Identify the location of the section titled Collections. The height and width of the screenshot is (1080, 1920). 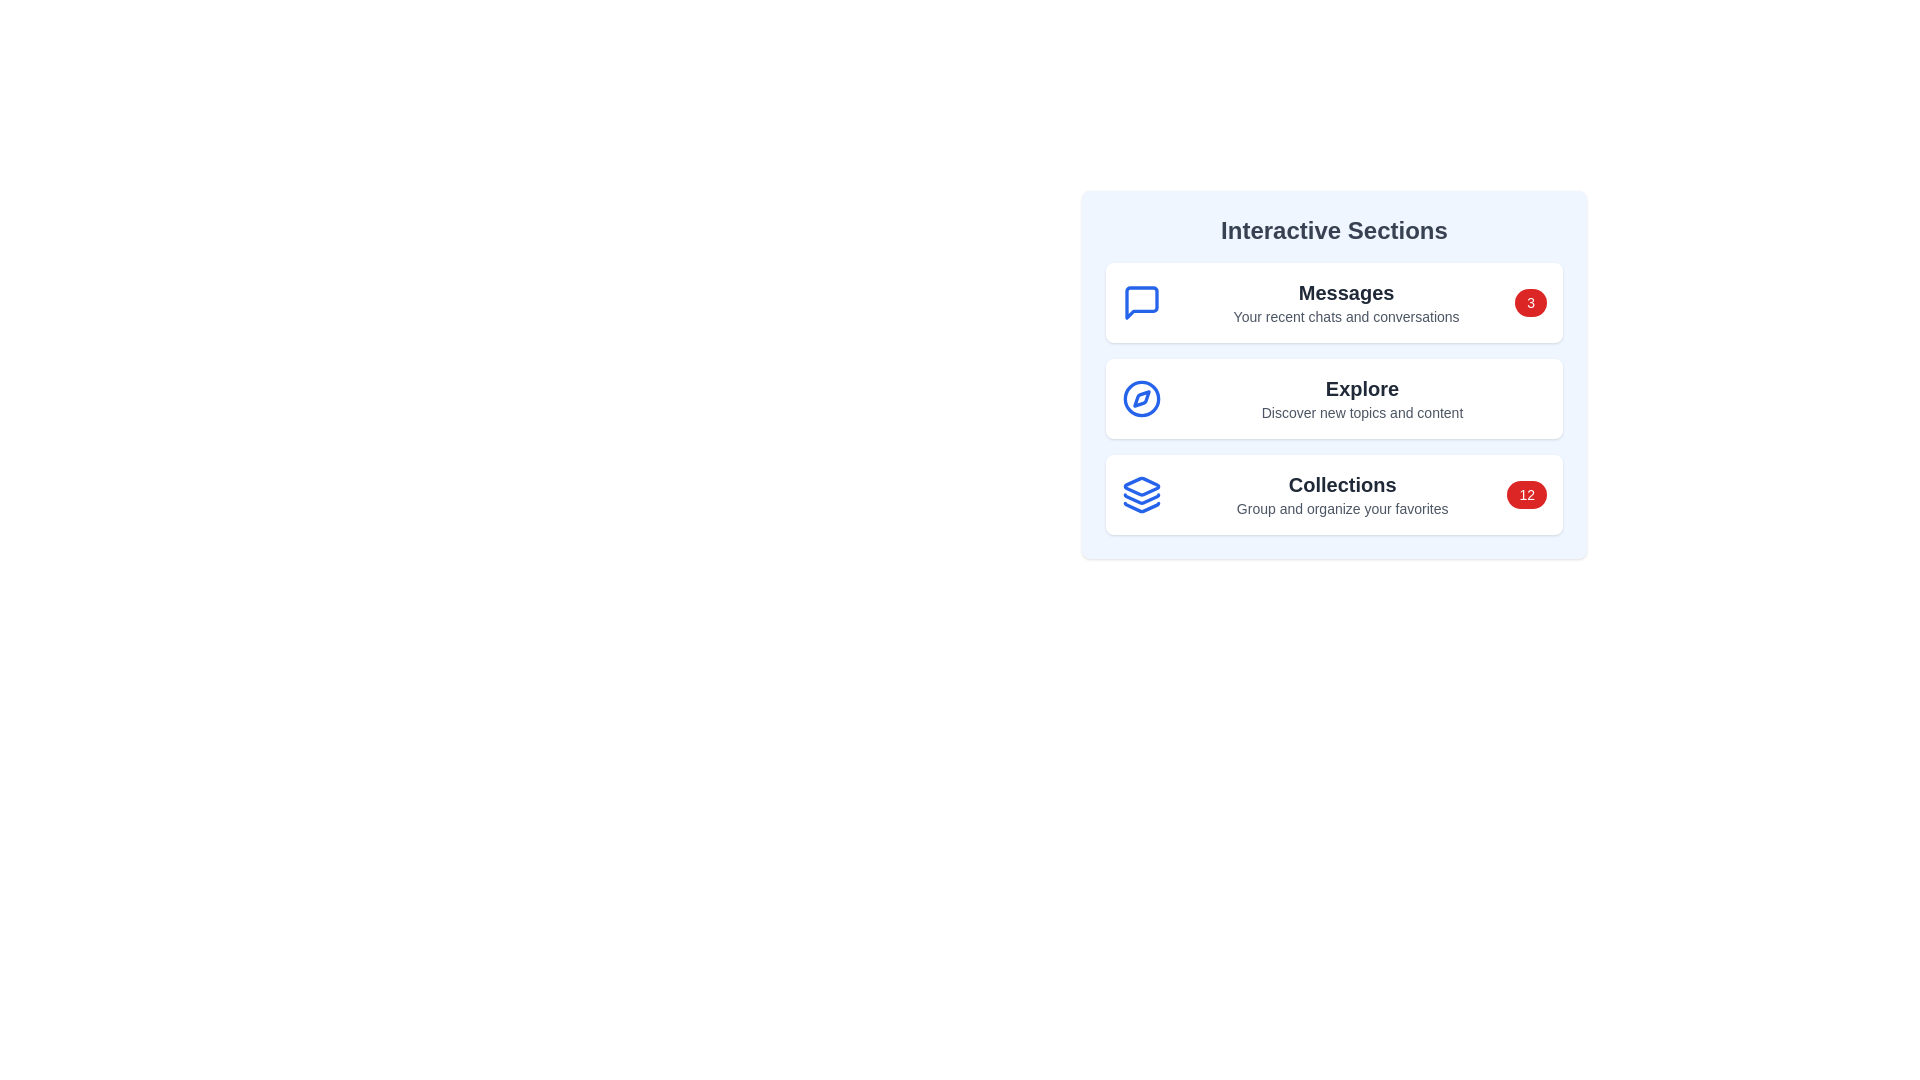
(1334, 494).